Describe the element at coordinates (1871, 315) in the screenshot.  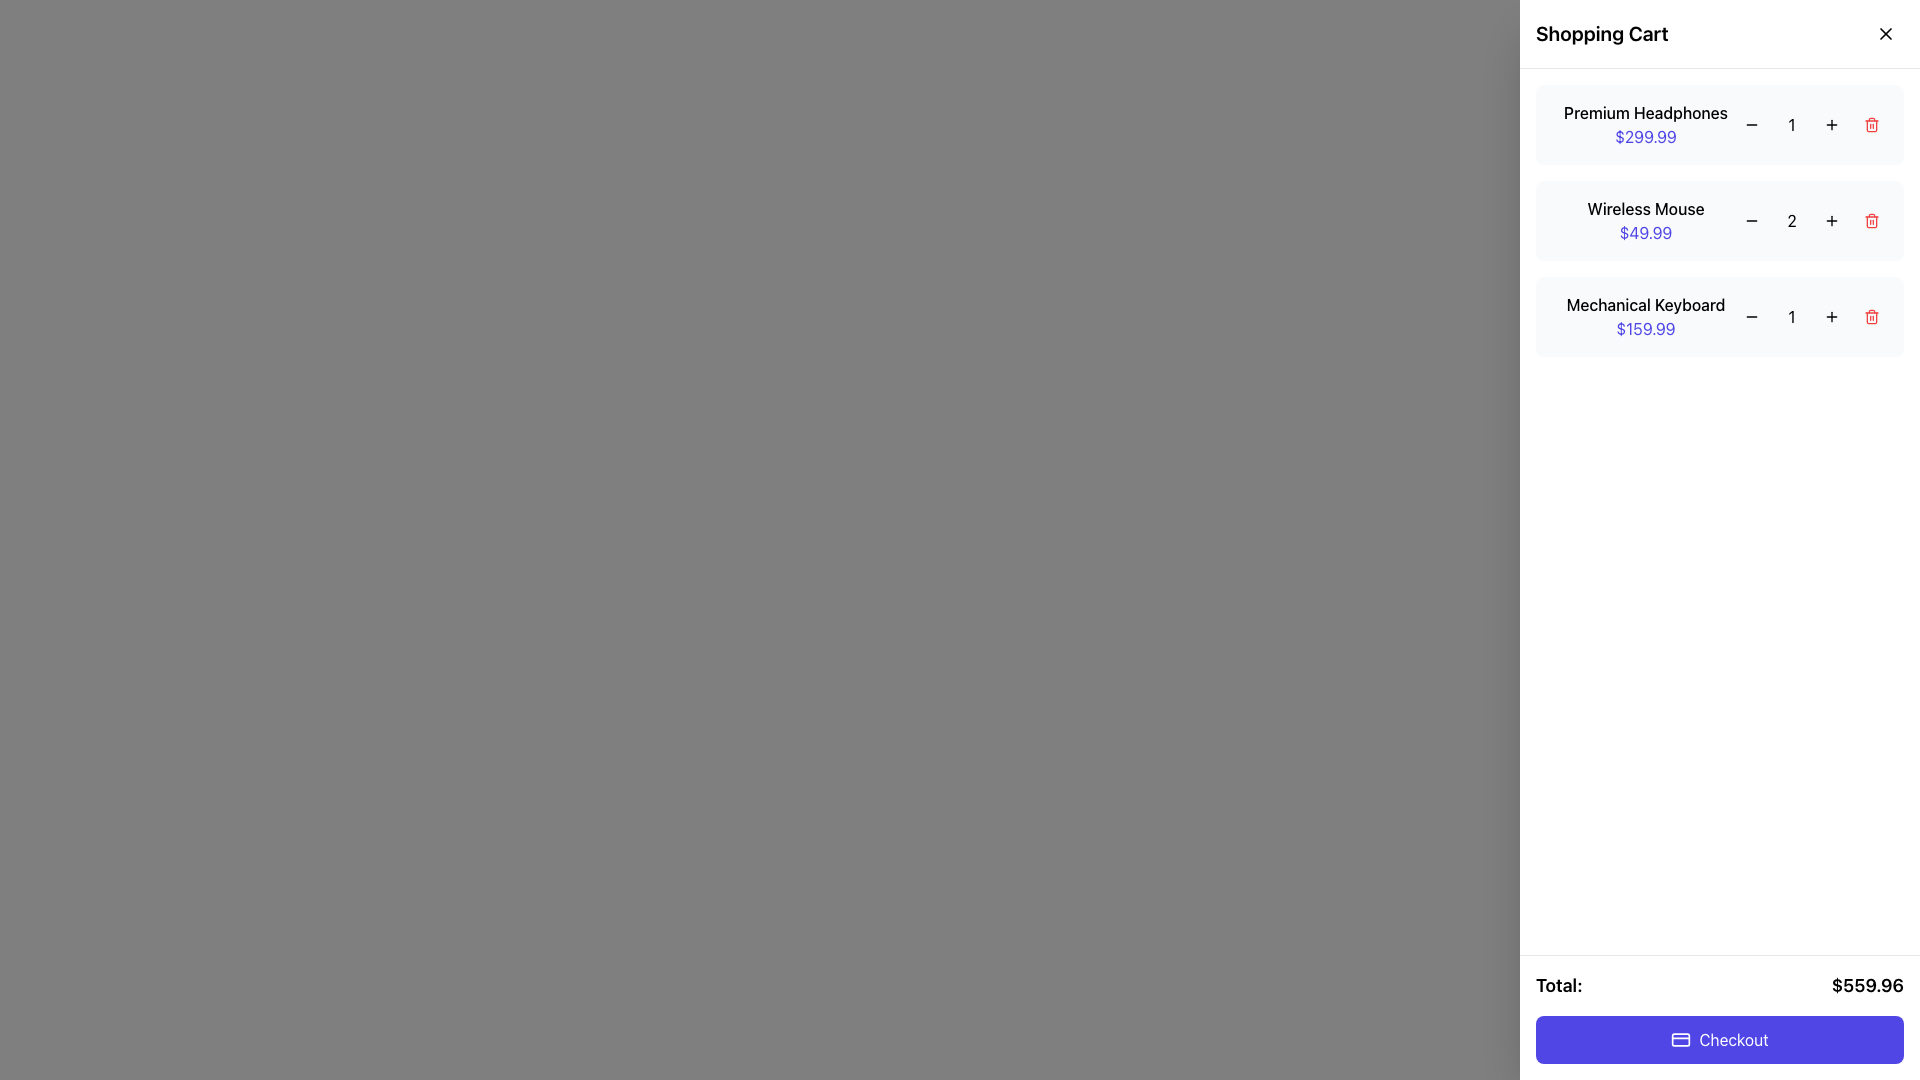
I see `the delete button located at the right end of the row for the 'Mechanical Keyboard' item in the shopping cart` at that location.